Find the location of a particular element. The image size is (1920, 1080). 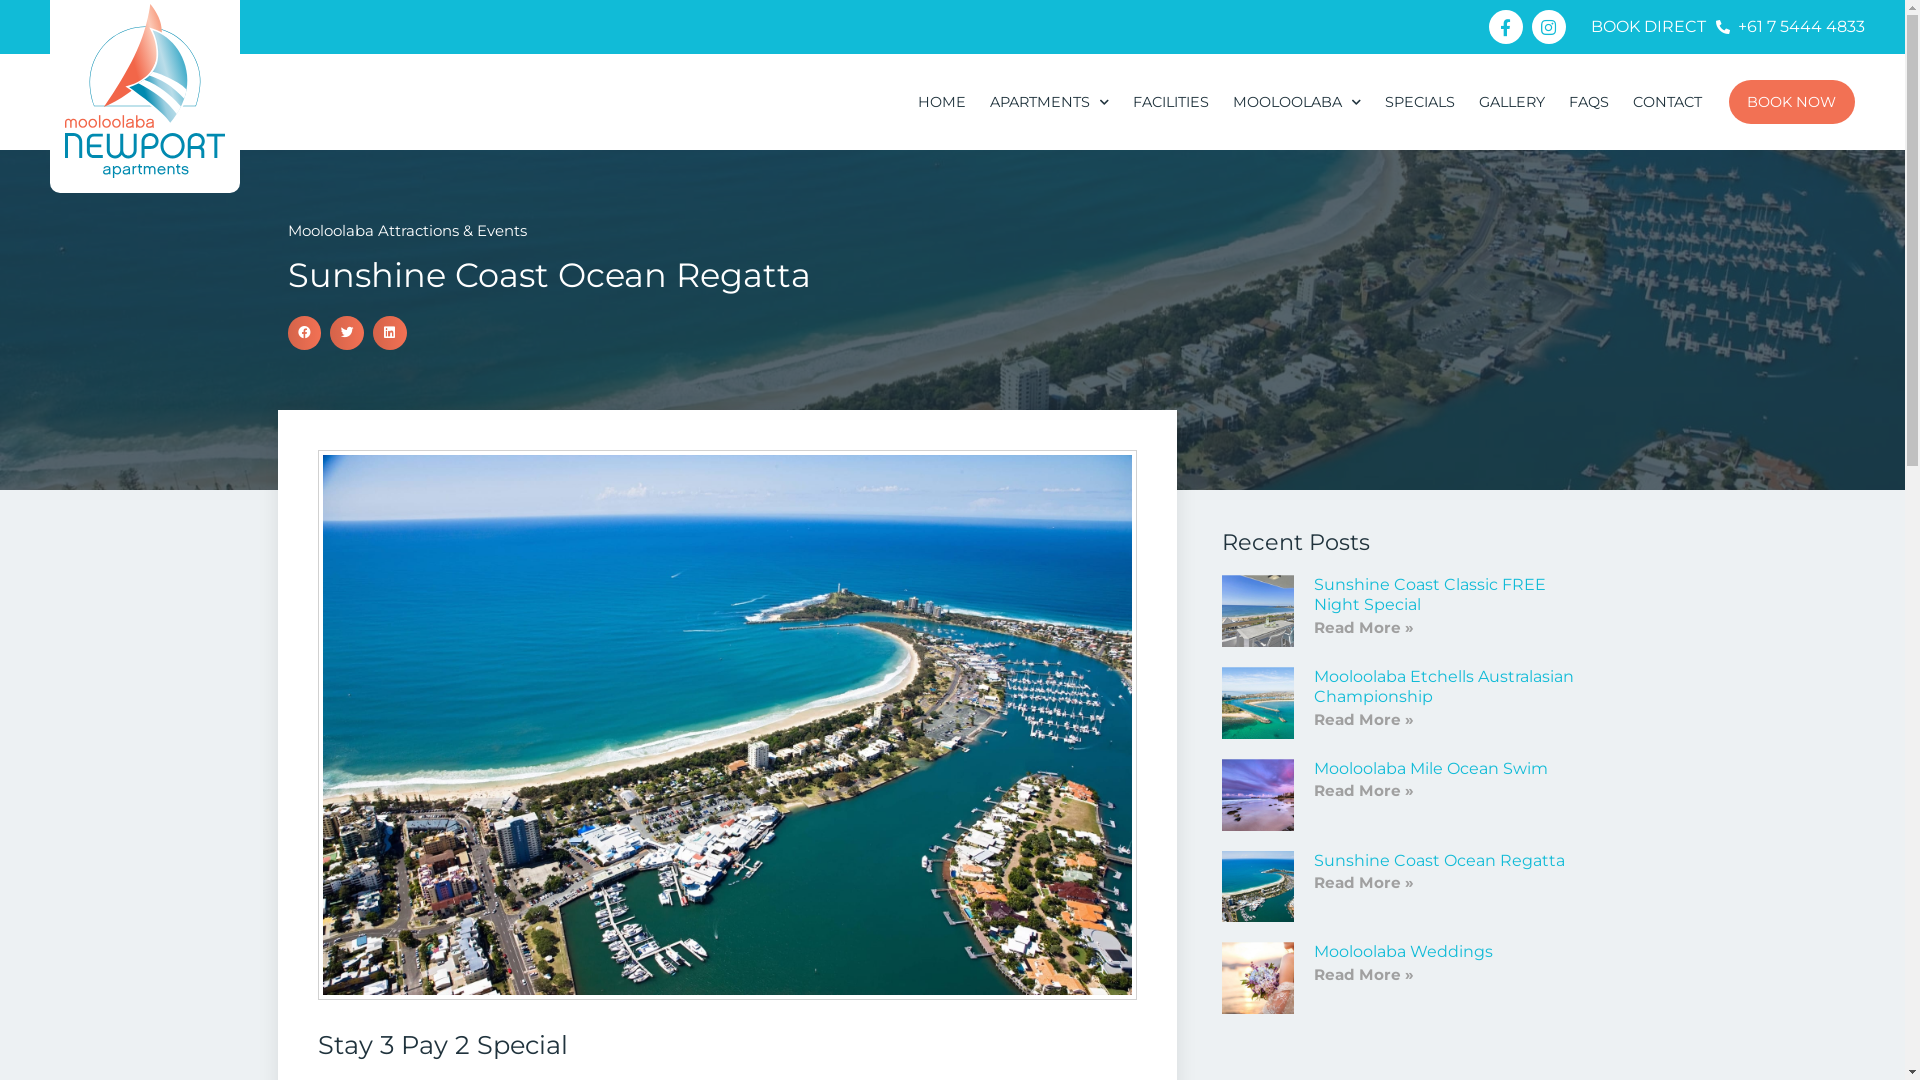

'CONTACT' is located at coordinates (1621, 101).